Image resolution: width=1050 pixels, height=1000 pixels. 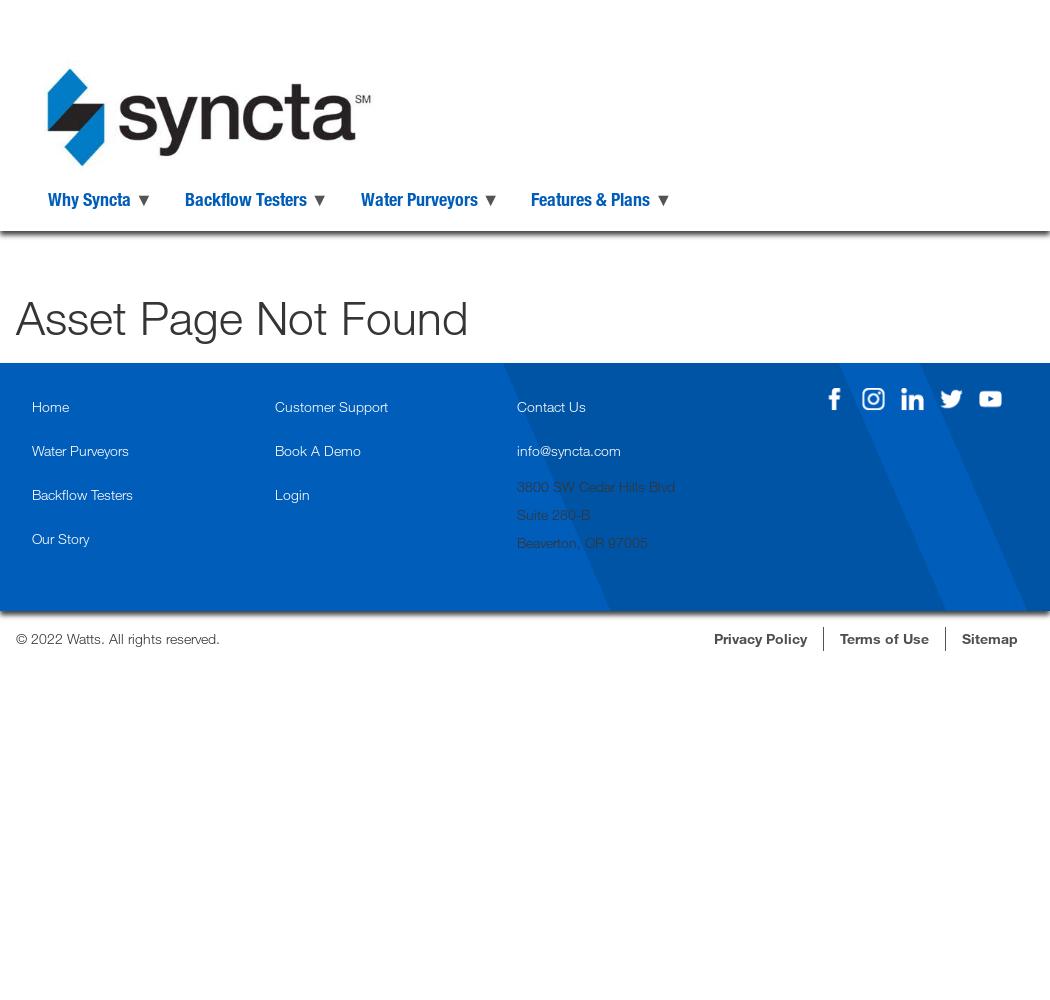 I want to click on '3800 SW Cedar Hills Blvd', so click(x=516, y=484).